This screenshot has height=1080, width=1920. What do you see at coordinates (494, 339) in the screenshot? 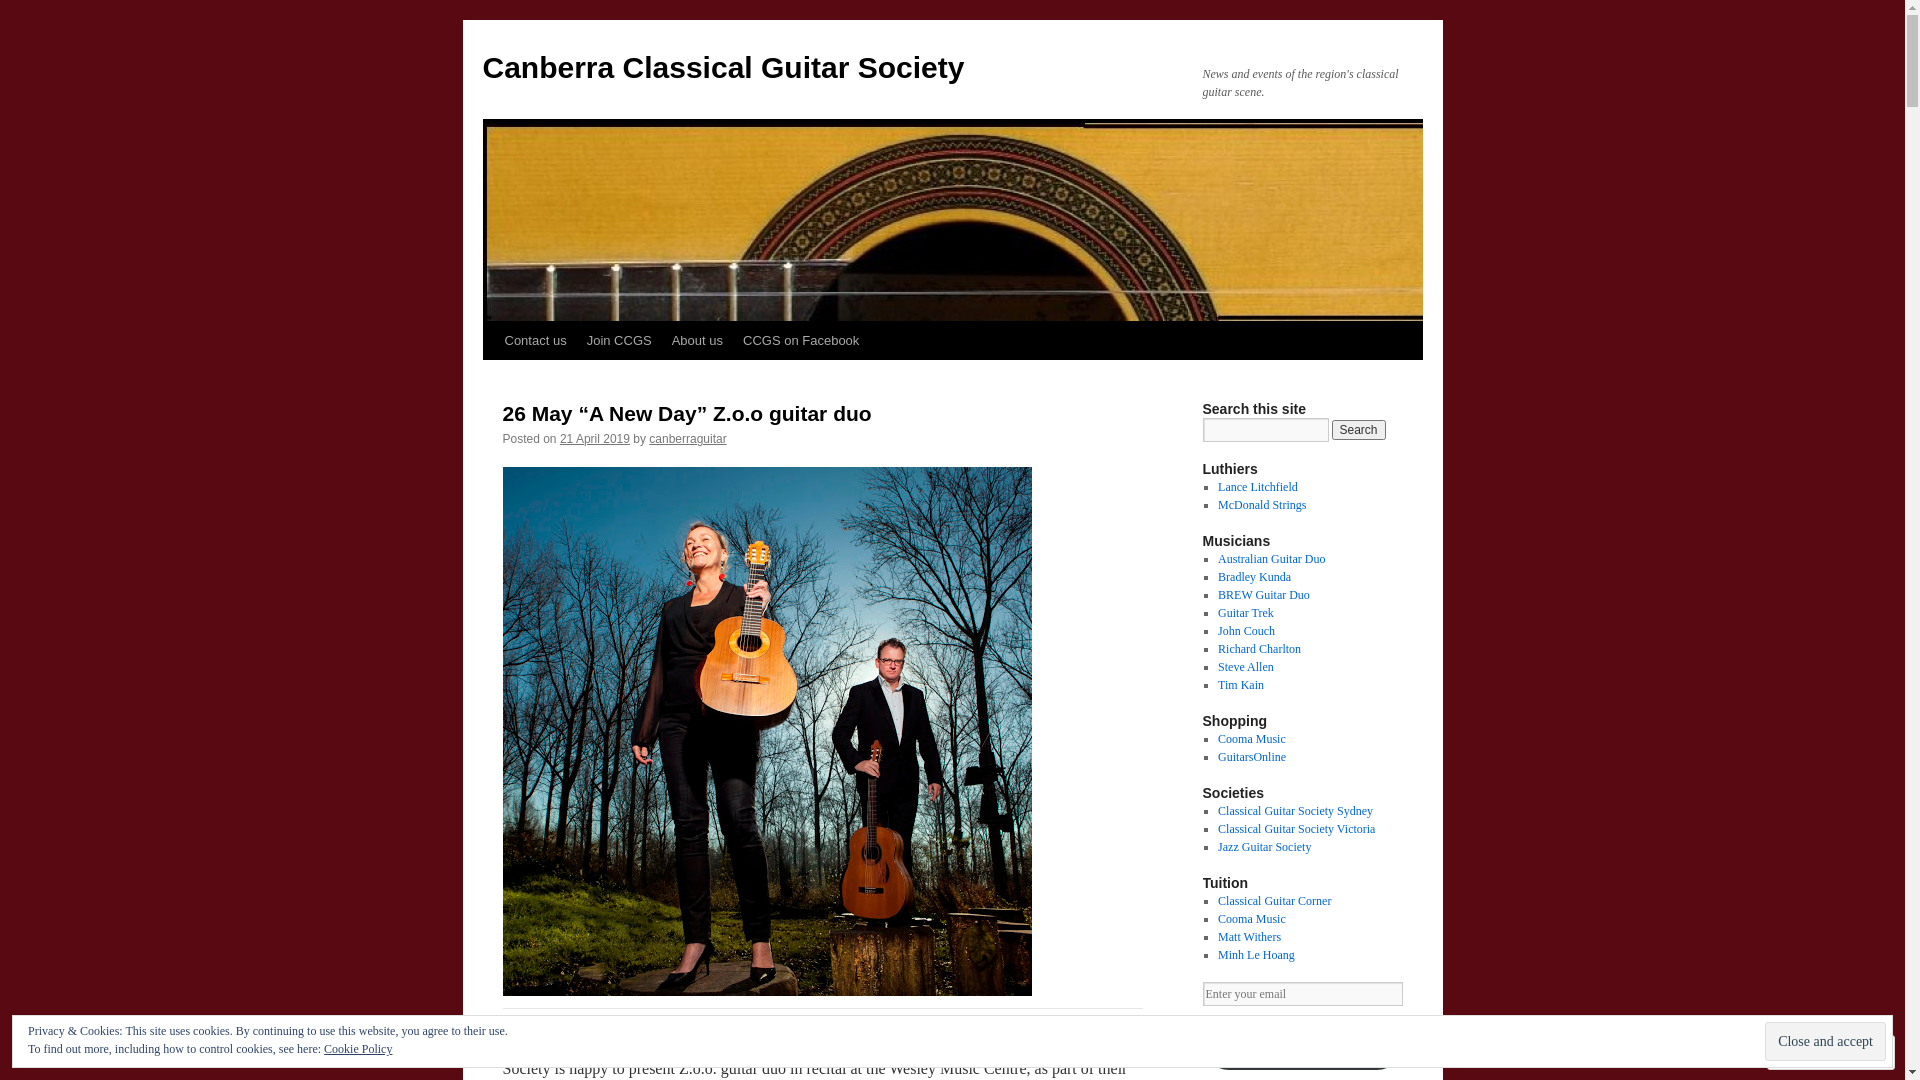
I see `'Contact us'` at bounding box center [494, 339].